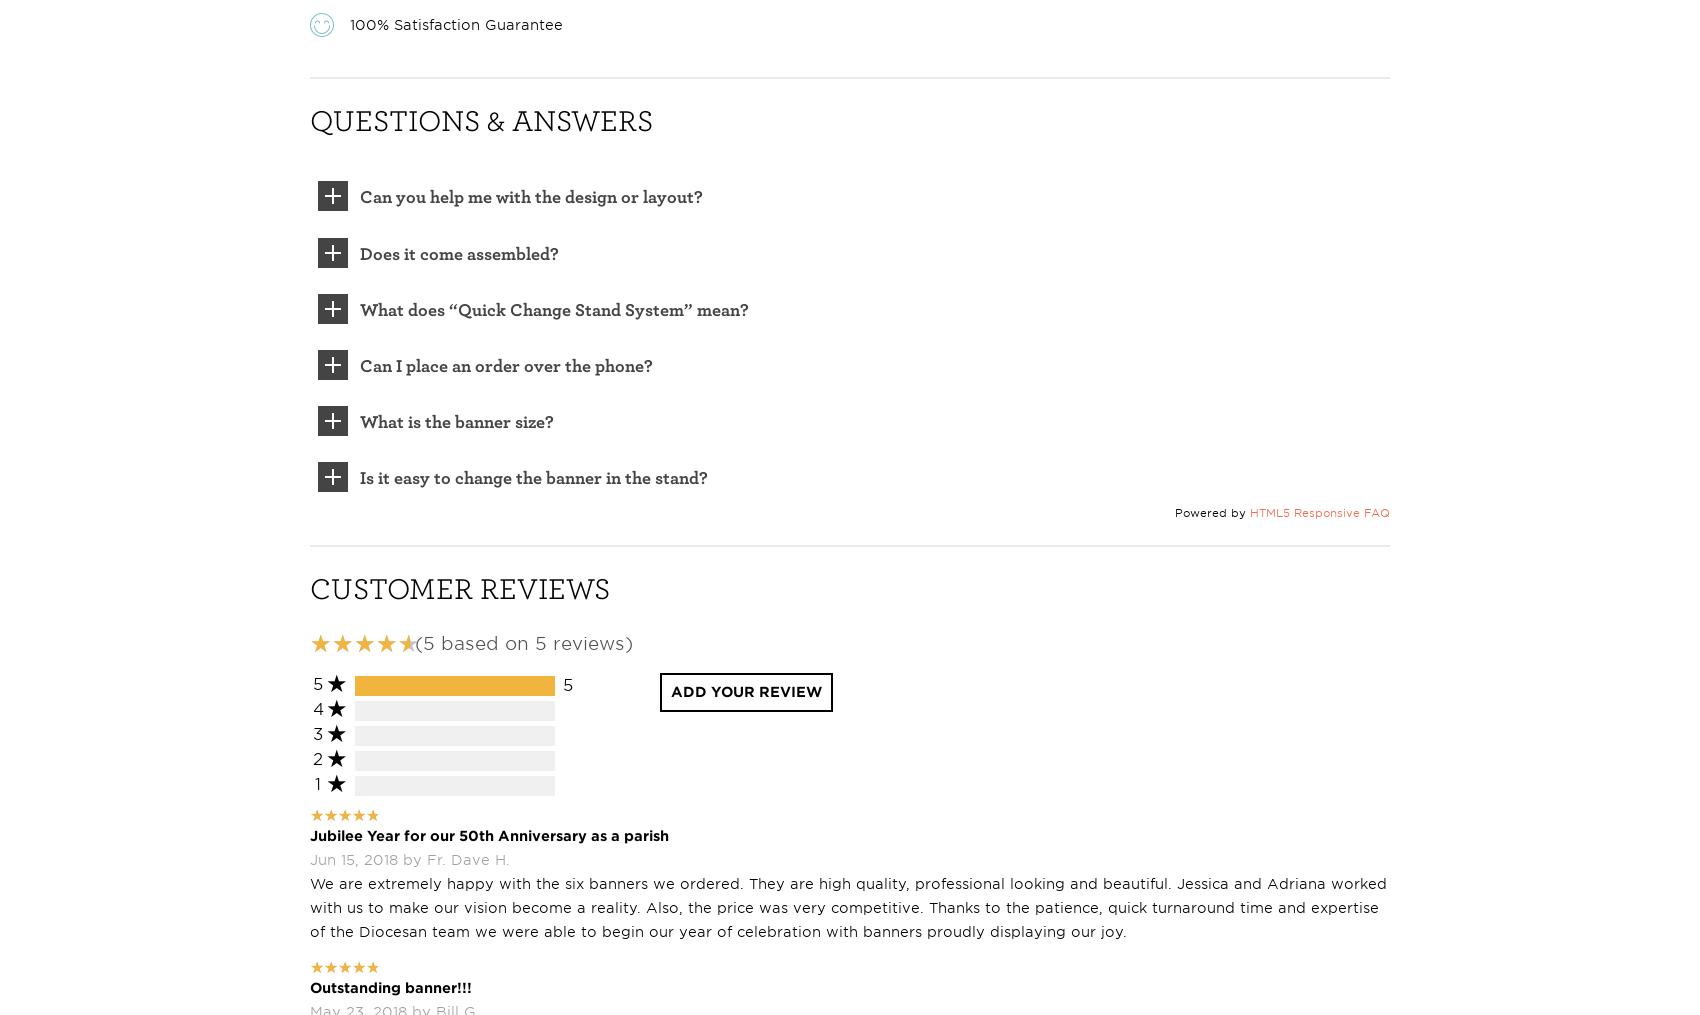 This screenshot has width=1700, height=1015. Describe the element at coordinates (456, 421) in the screenshot. I see `'What is the banner size?'` at that location.